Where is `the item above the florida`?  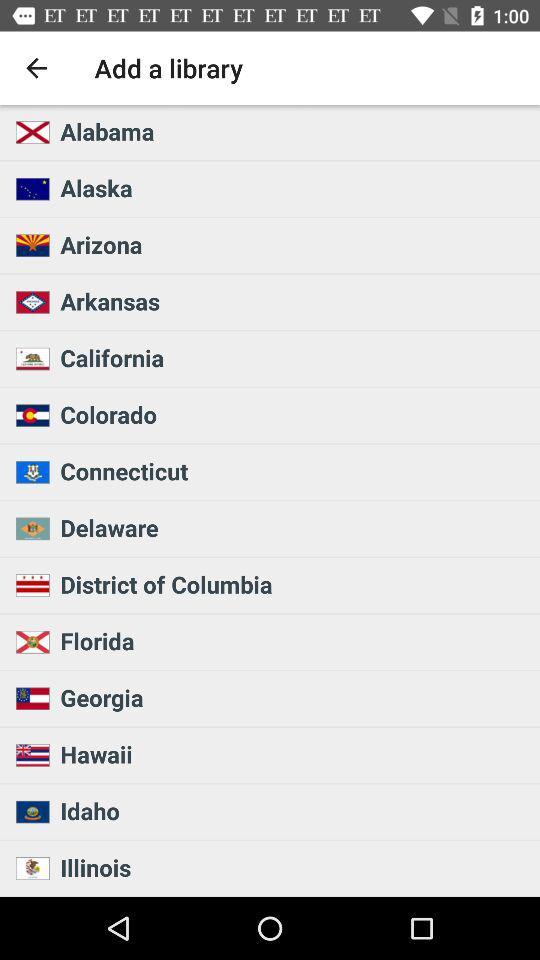
the item above the florida is located at coordinates (293, 584).